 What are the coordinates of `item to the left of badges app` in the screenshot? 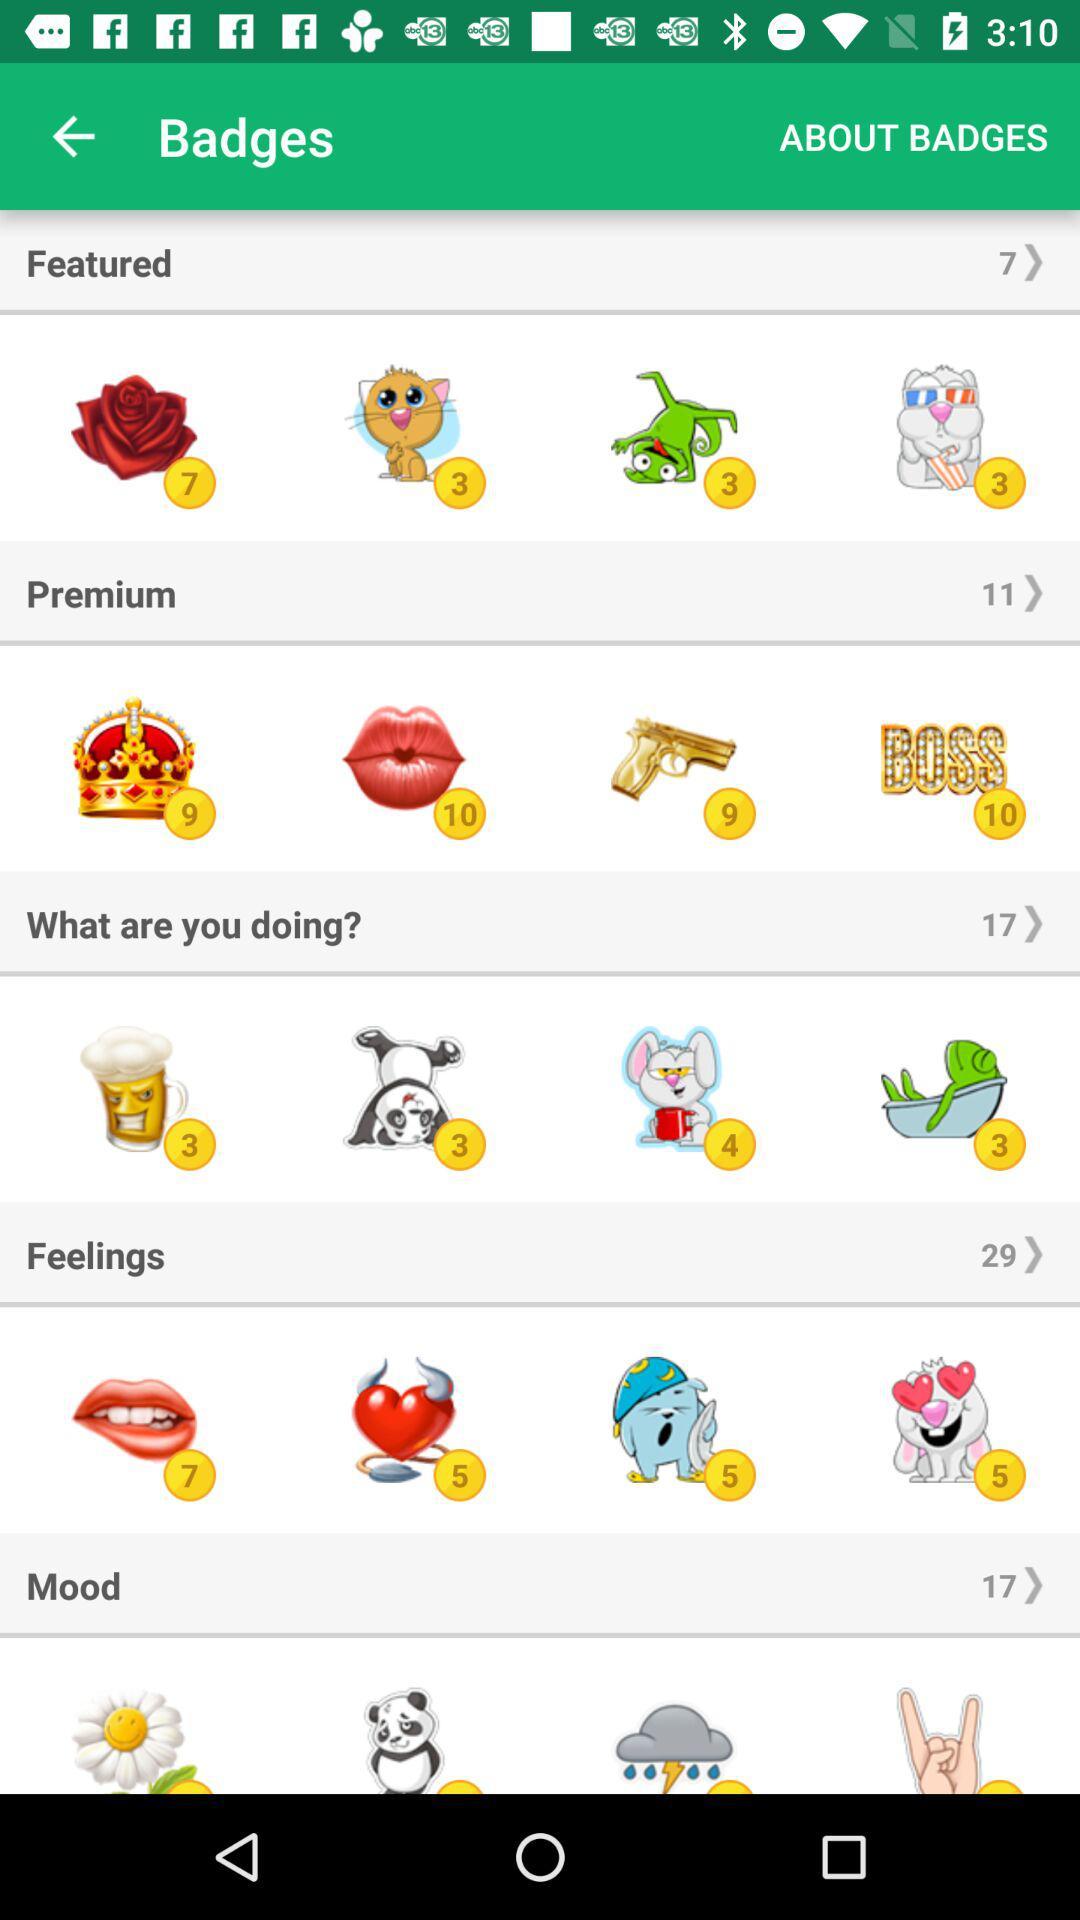 It's located at (72, 135).